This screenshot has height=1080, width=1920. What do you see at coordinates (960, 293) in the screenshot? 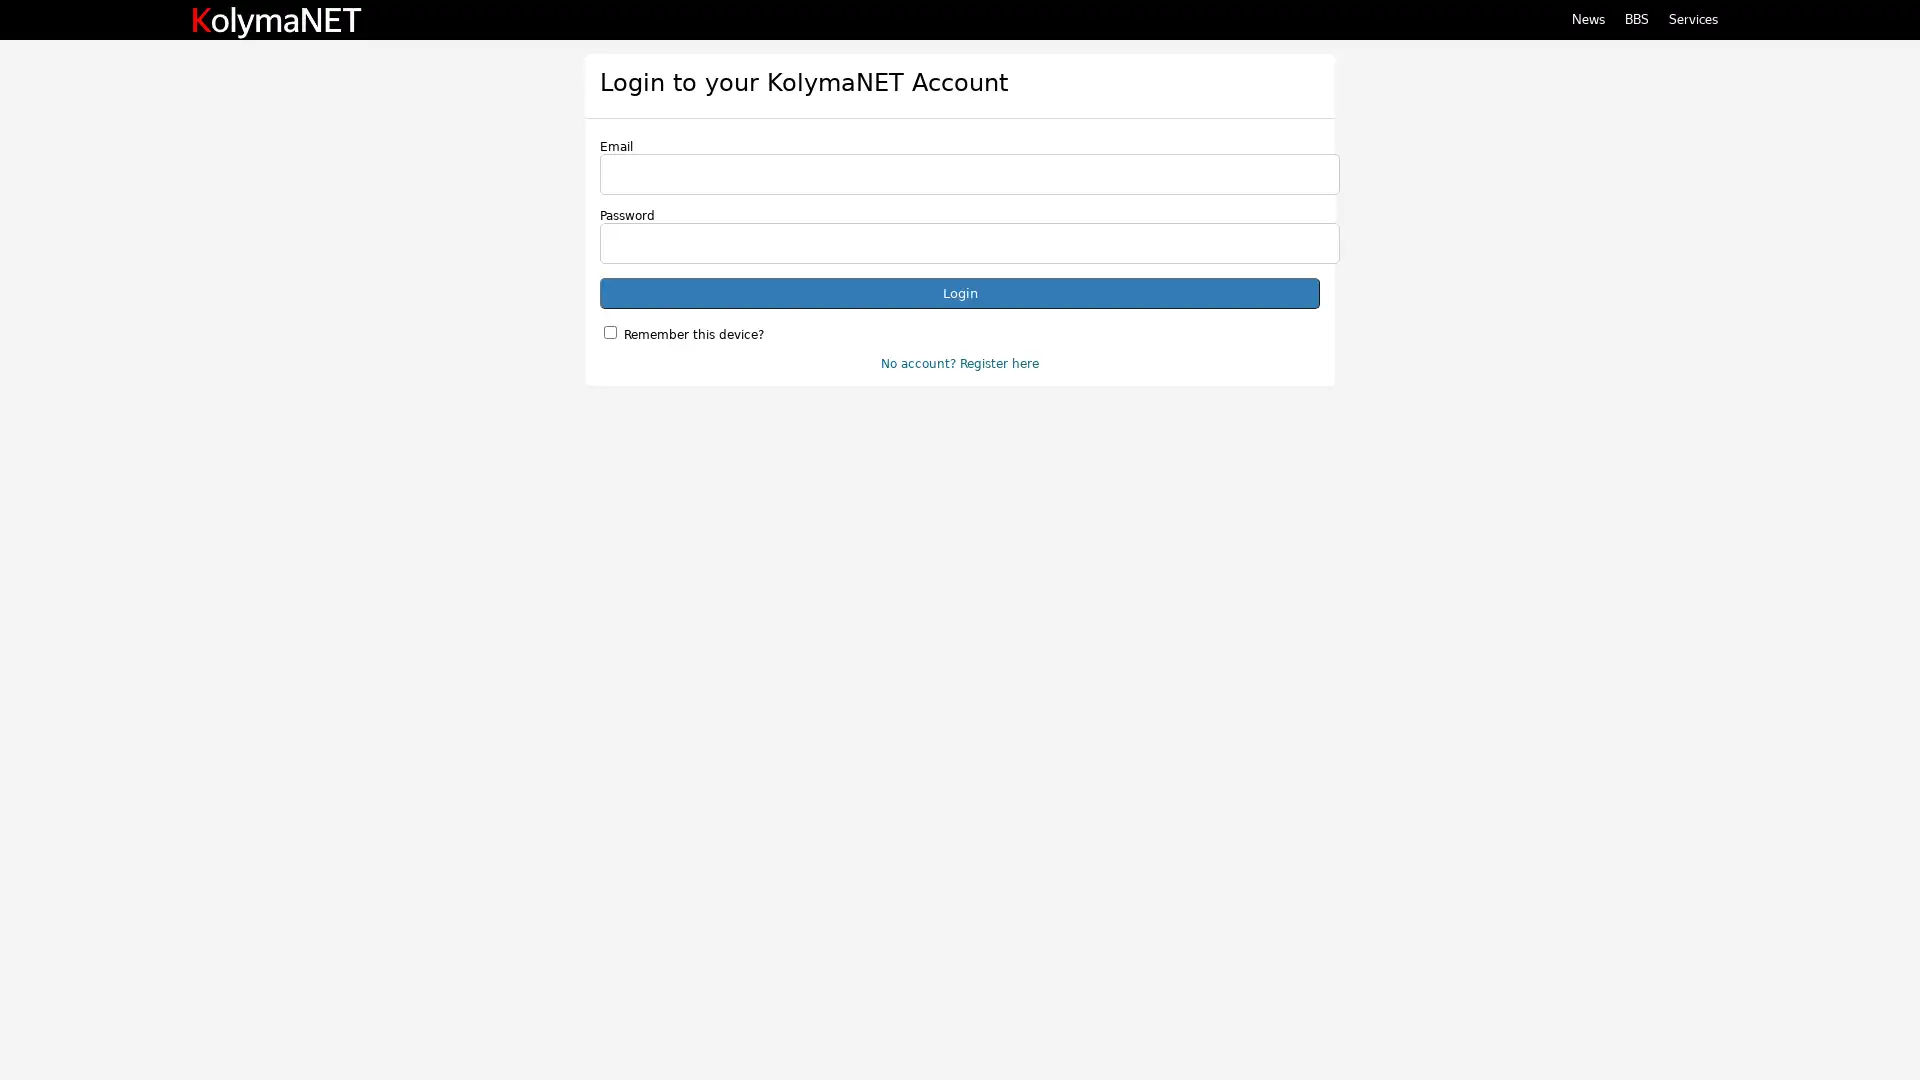
I see `Login` at bounding box center [960, 293].